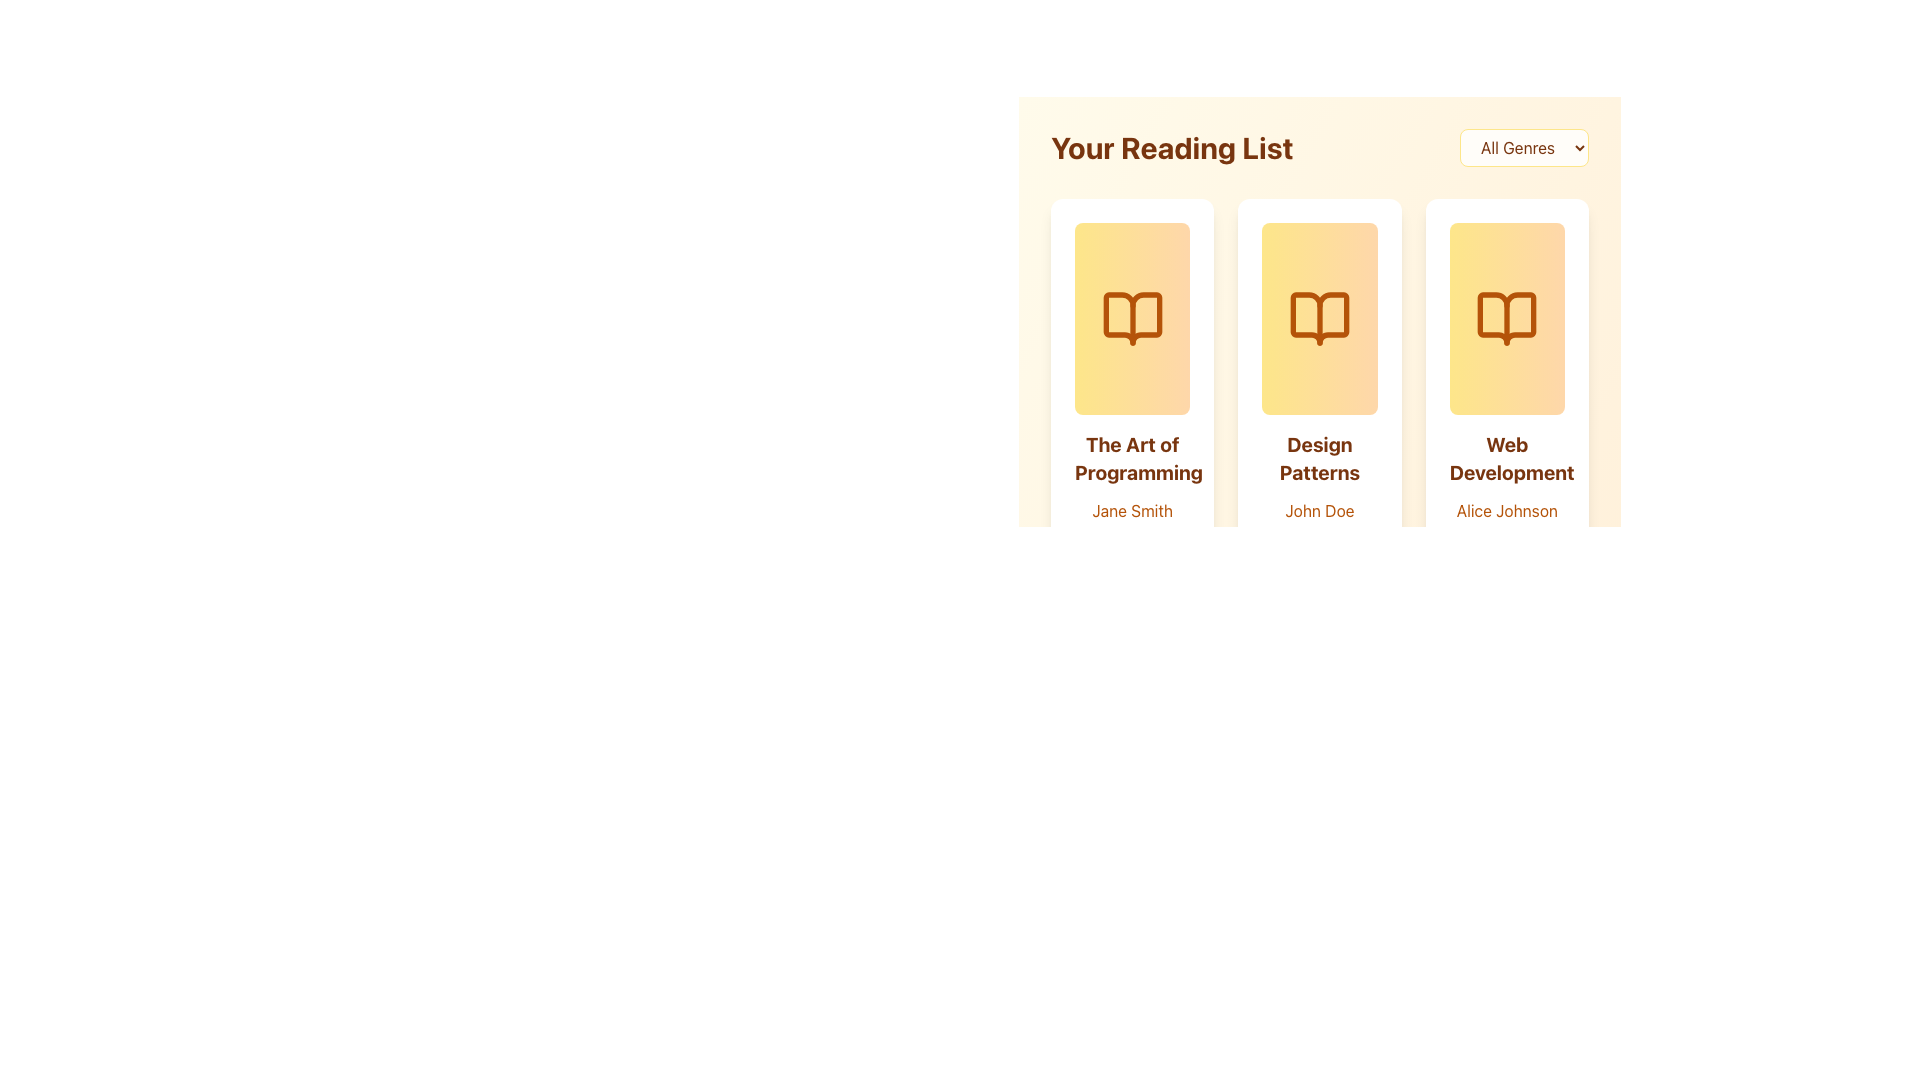  What do you see at coordinates (1357, 544) in the screenshot?
I see `the Rating indicator displaying the value 4.8, located in the bottom-right area of the reading card interface beneath the 'Design Patterns' book entry` at bounding box center [1357, 544].